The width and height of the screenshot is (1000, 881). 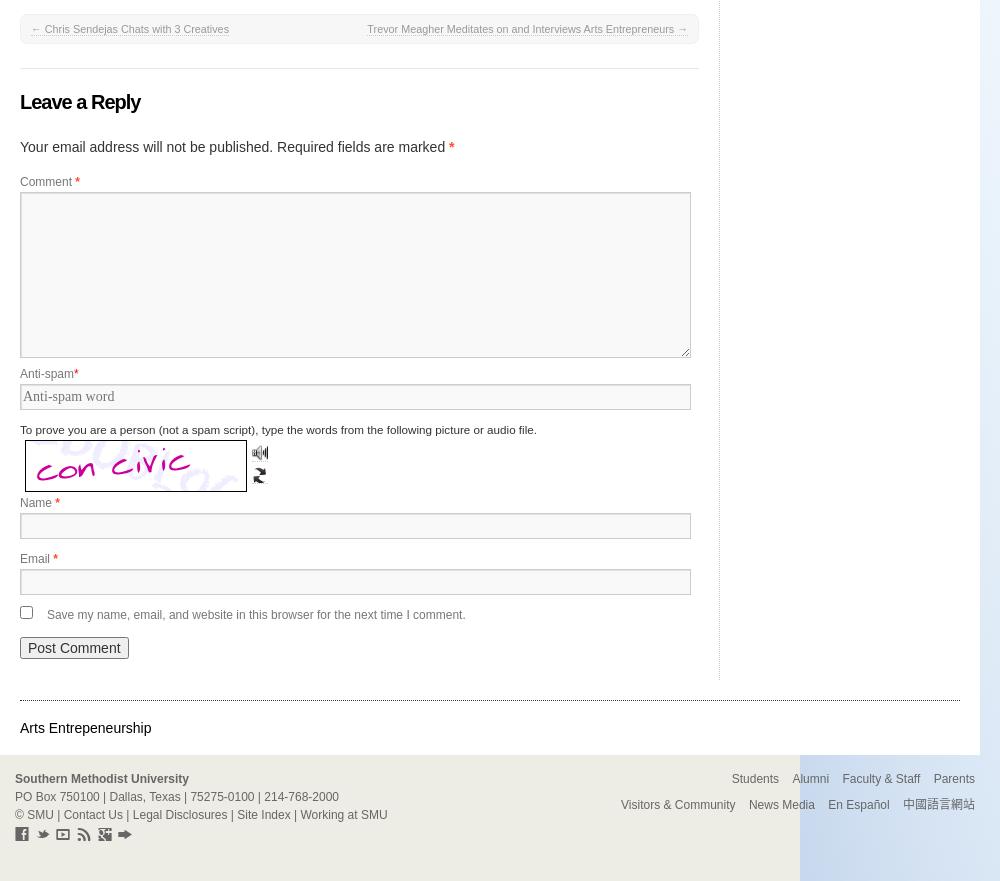 What do you see at coordinates (84, 727) in the screenshot?
I see `'Arts Entrepeneurship'` at bounding box center [84, 727].